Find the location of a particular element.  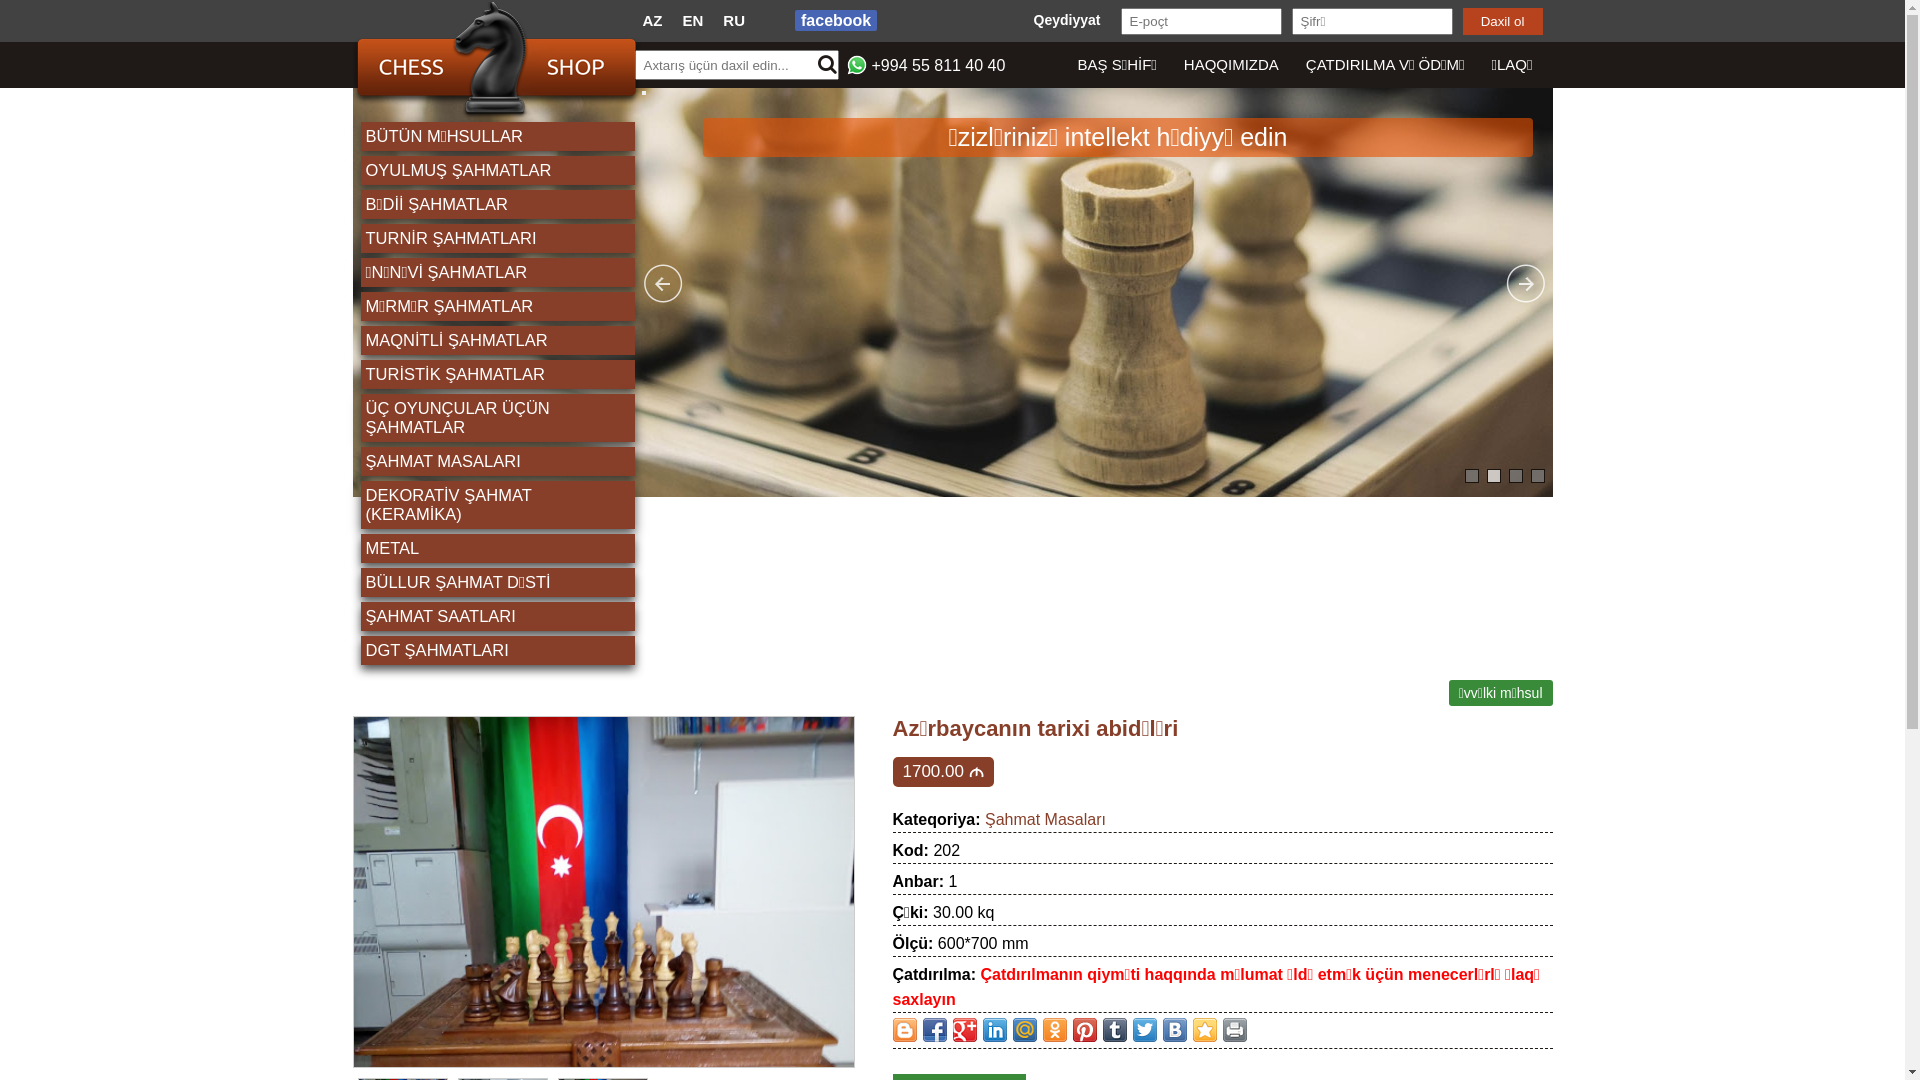

'Share to Odnoklassniki.ru' is located at coordinates (1053, 1029).